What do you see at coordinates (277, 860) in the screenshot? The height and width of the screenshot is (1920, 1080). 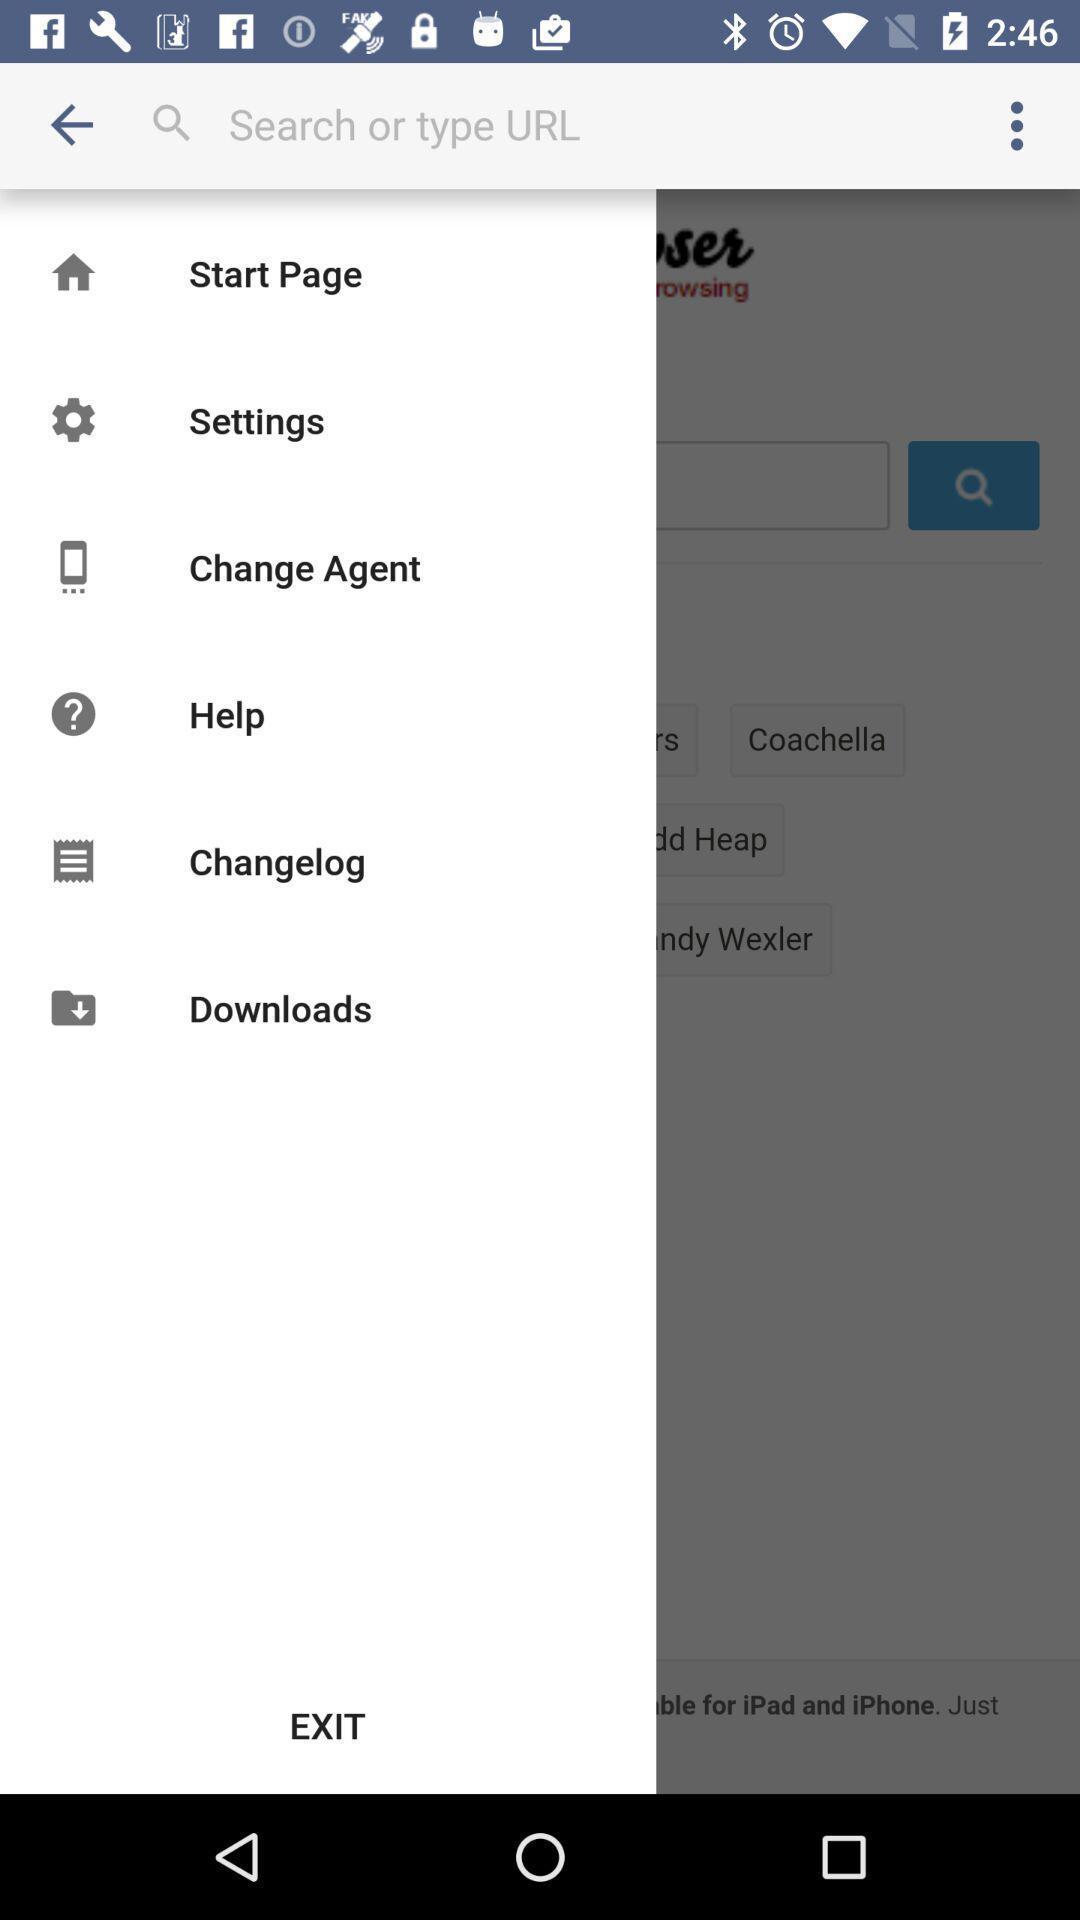 I see `item above downloads` at bounding box center [277, 860].